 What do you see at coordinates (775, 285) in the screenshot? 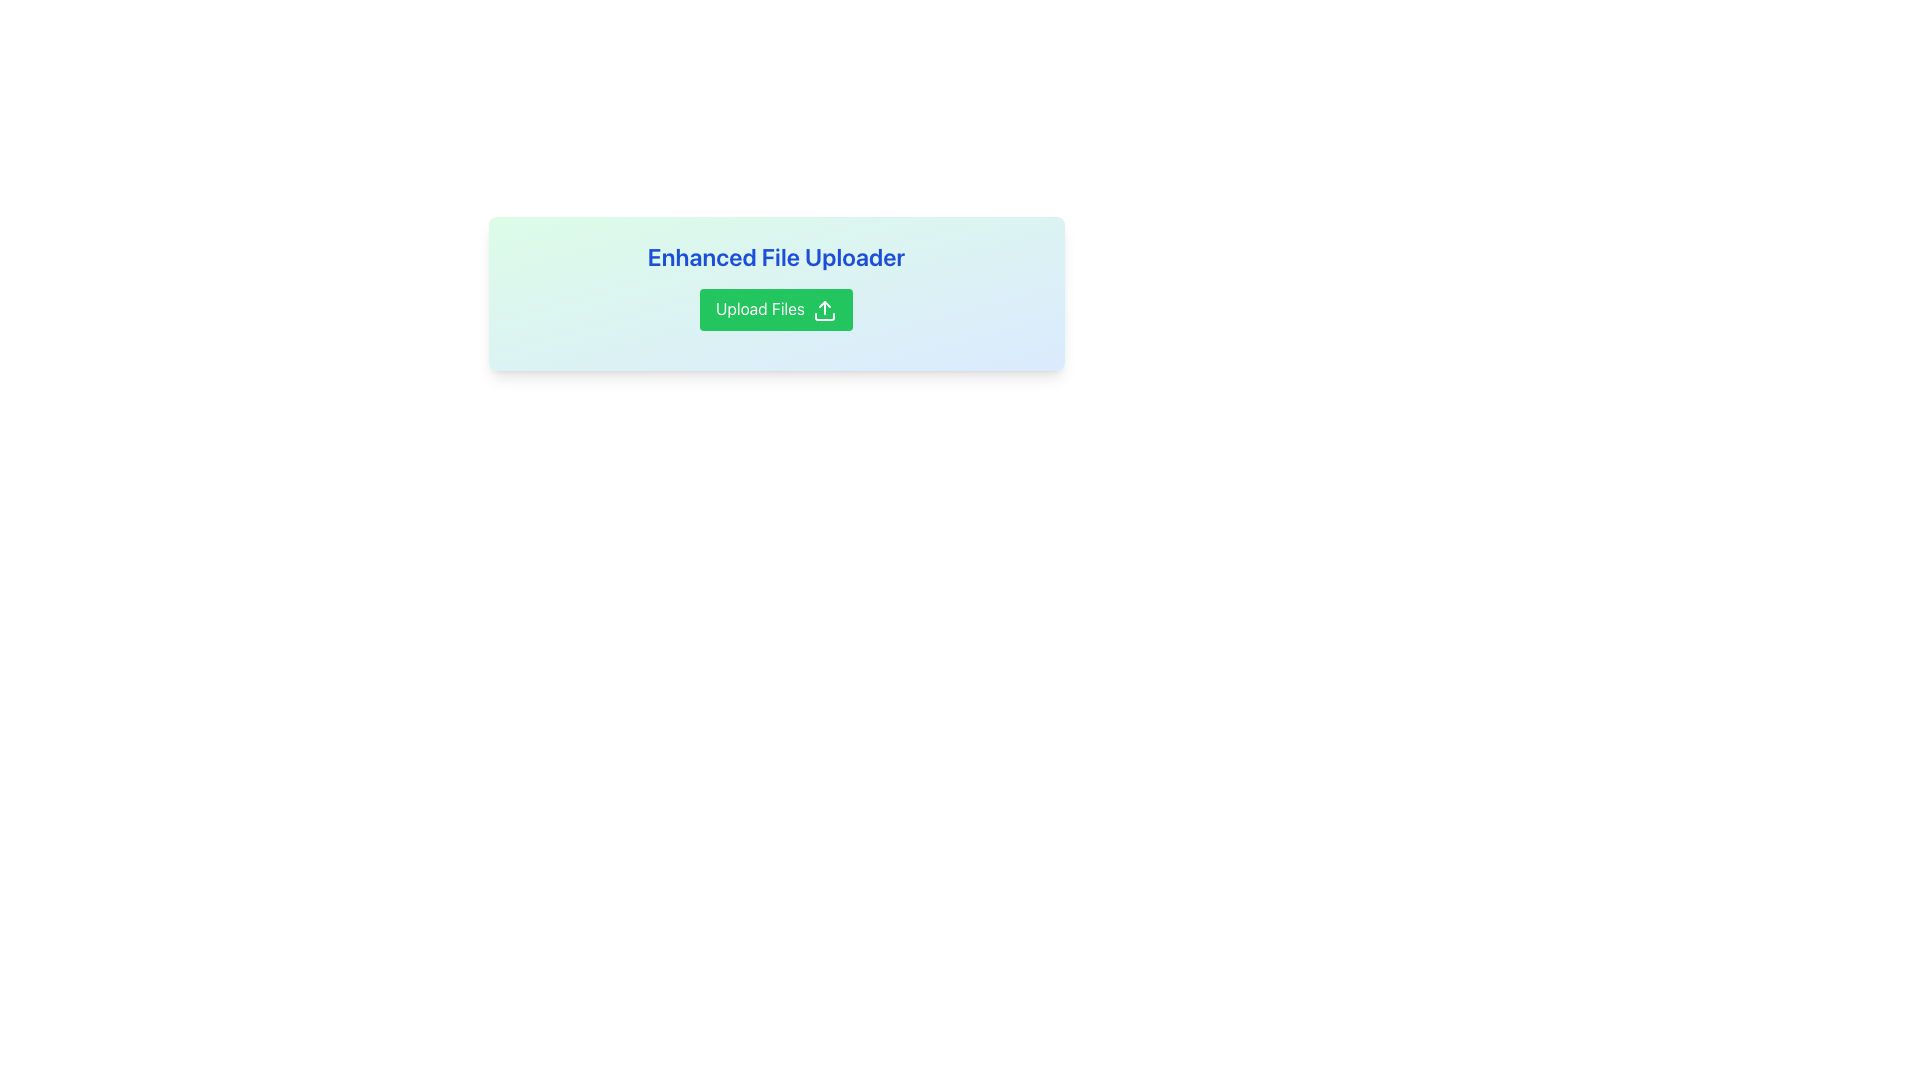
I see `the title 'Enhanced File Uploader'` at bounding box center [775, 285].